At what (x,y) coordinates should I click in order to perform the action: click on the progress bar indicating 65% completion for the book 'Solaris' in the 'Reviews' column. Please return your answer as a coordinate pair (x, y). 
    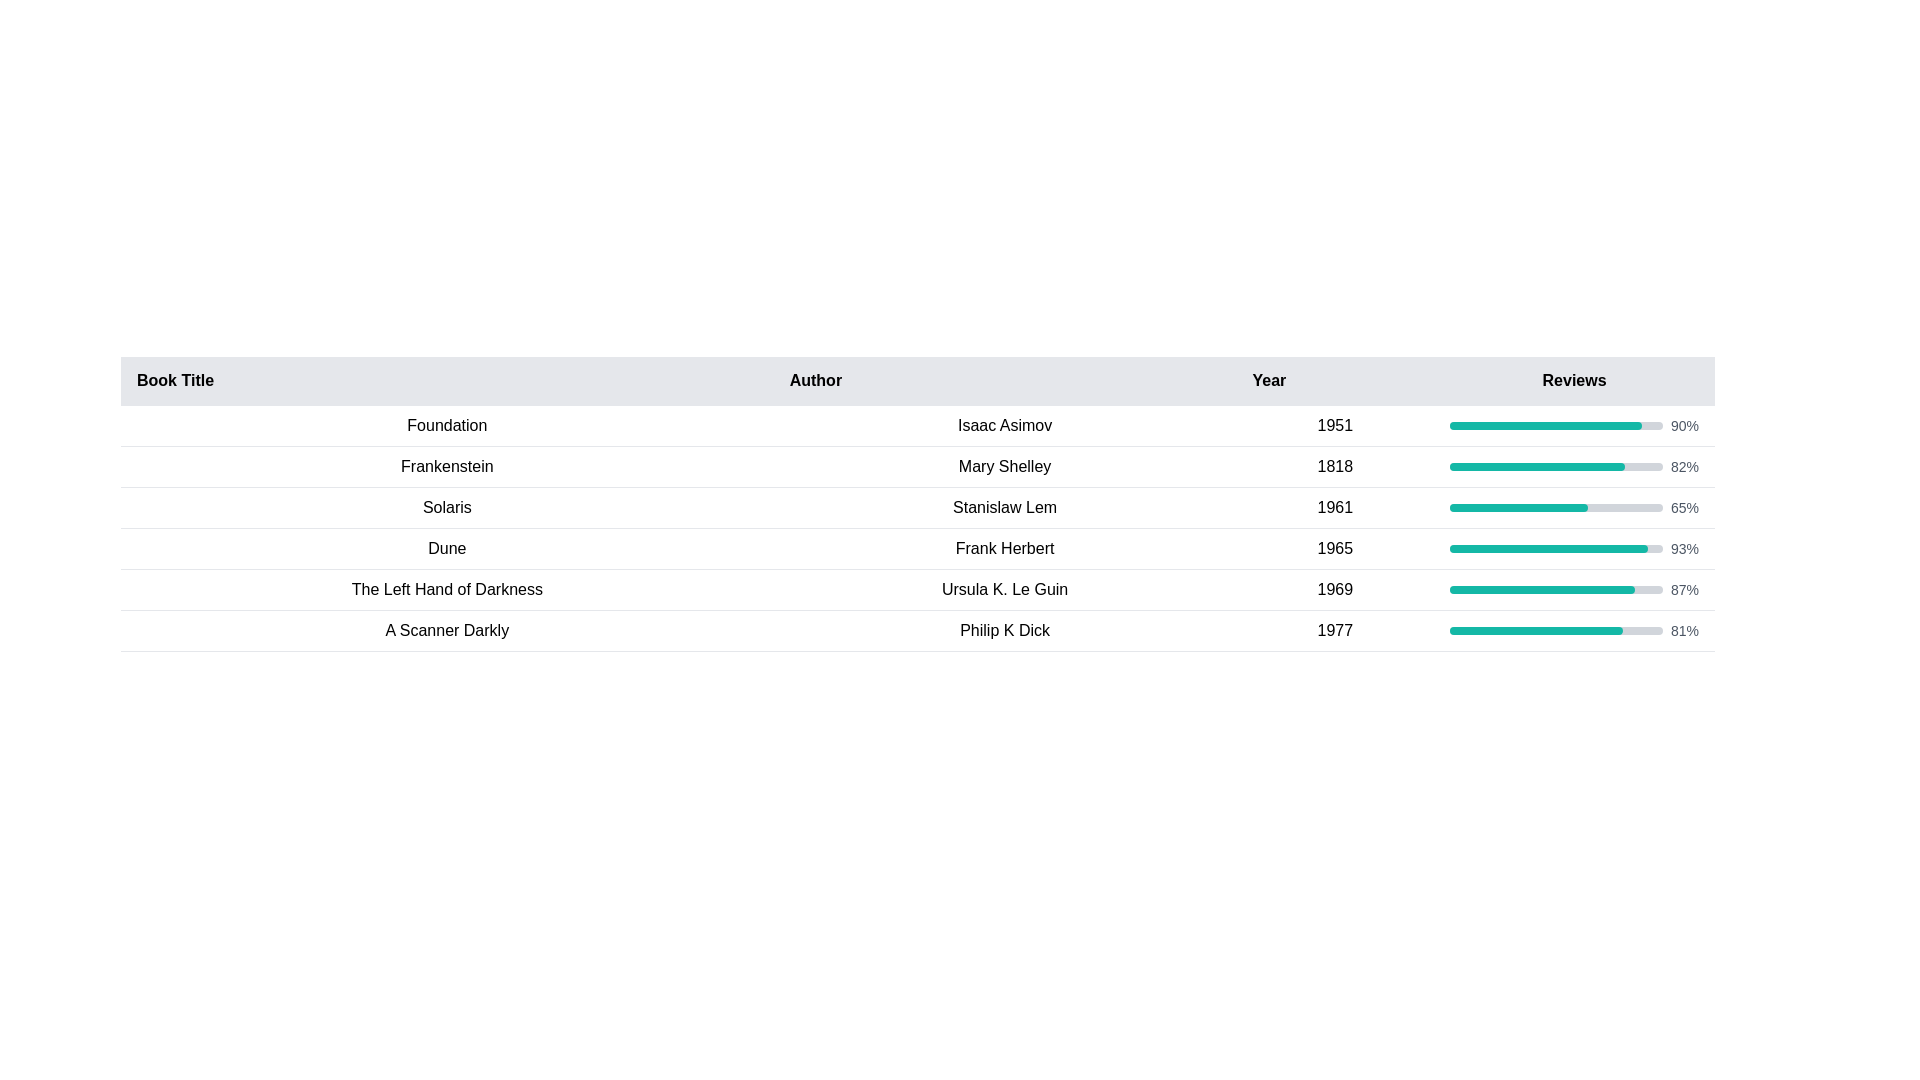
    Looking at the image, I should click on (1555, 507).